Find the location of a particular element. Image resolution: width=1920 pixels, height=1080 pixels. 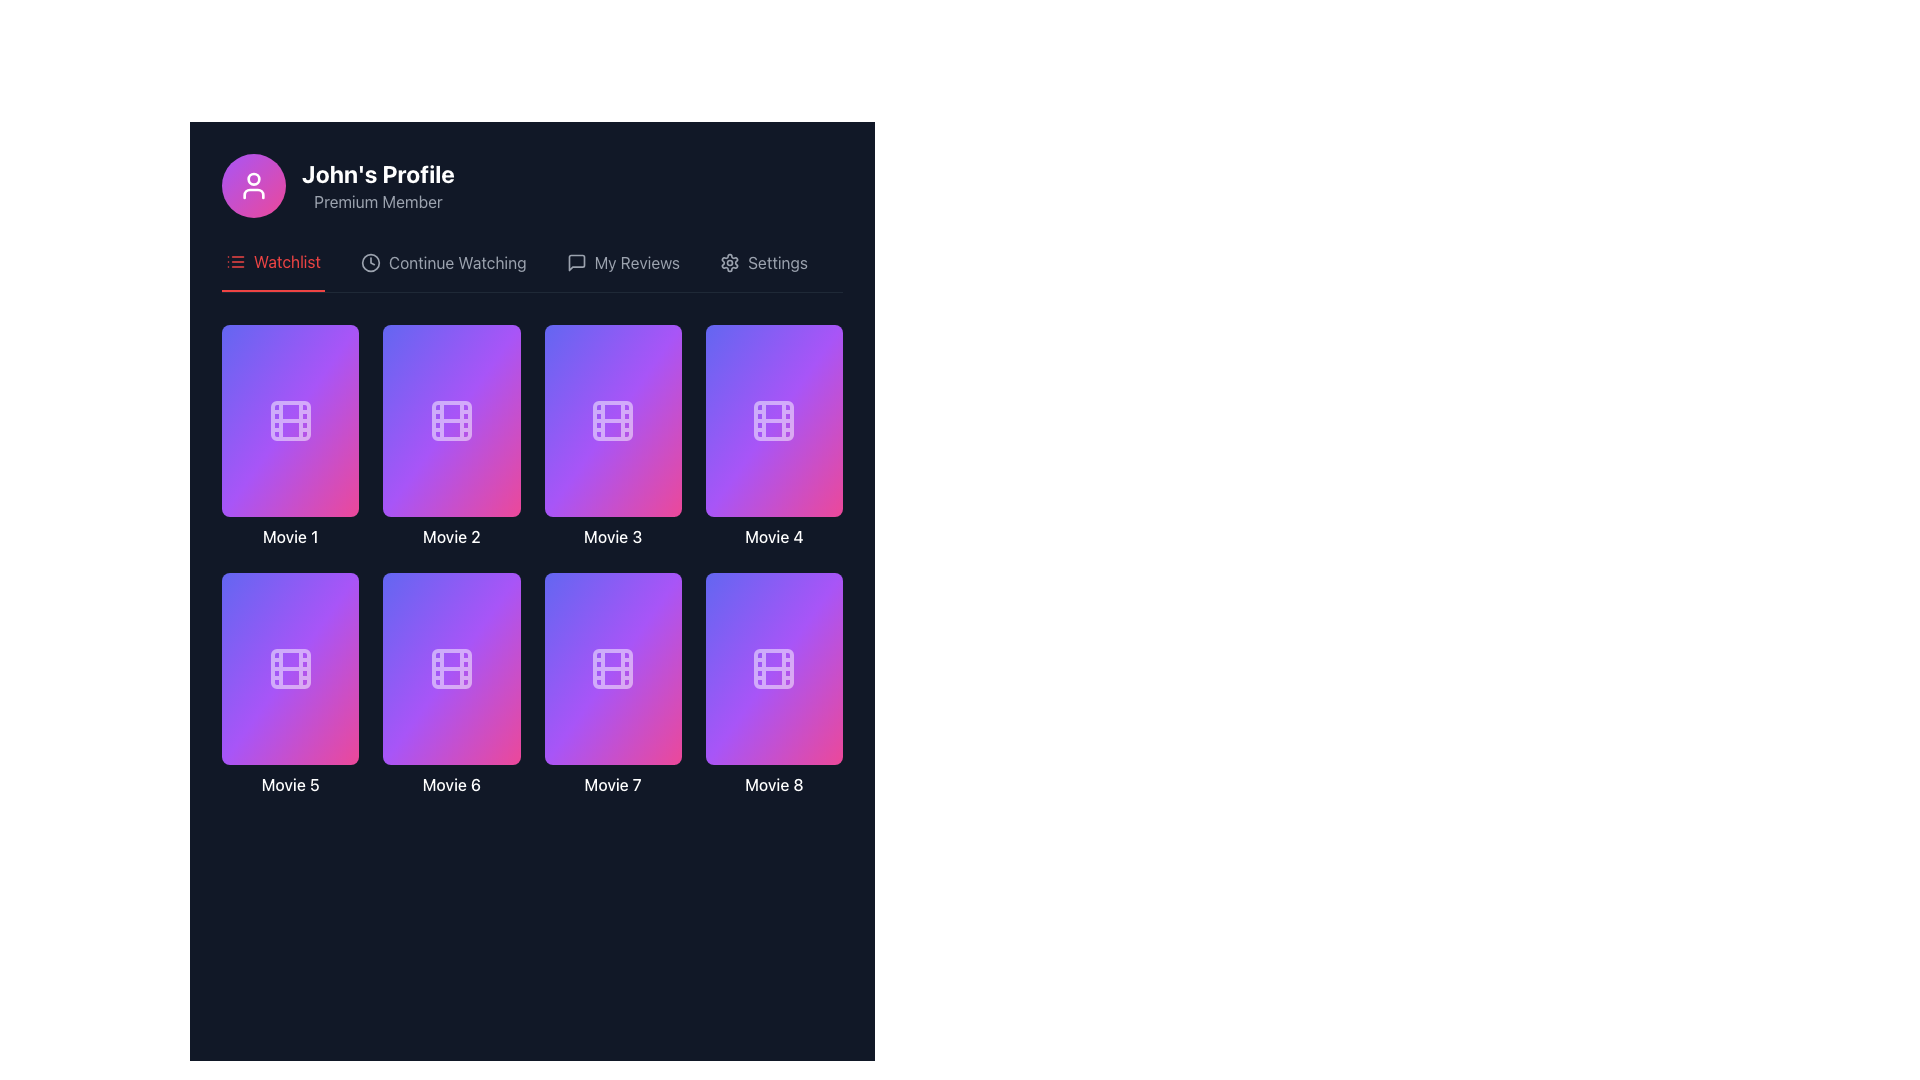

the Play Icon located in the first card labeled 'Movie 1' within the movie gallery to initiate playback of the corresponding video is located at coordinates (290, 410).